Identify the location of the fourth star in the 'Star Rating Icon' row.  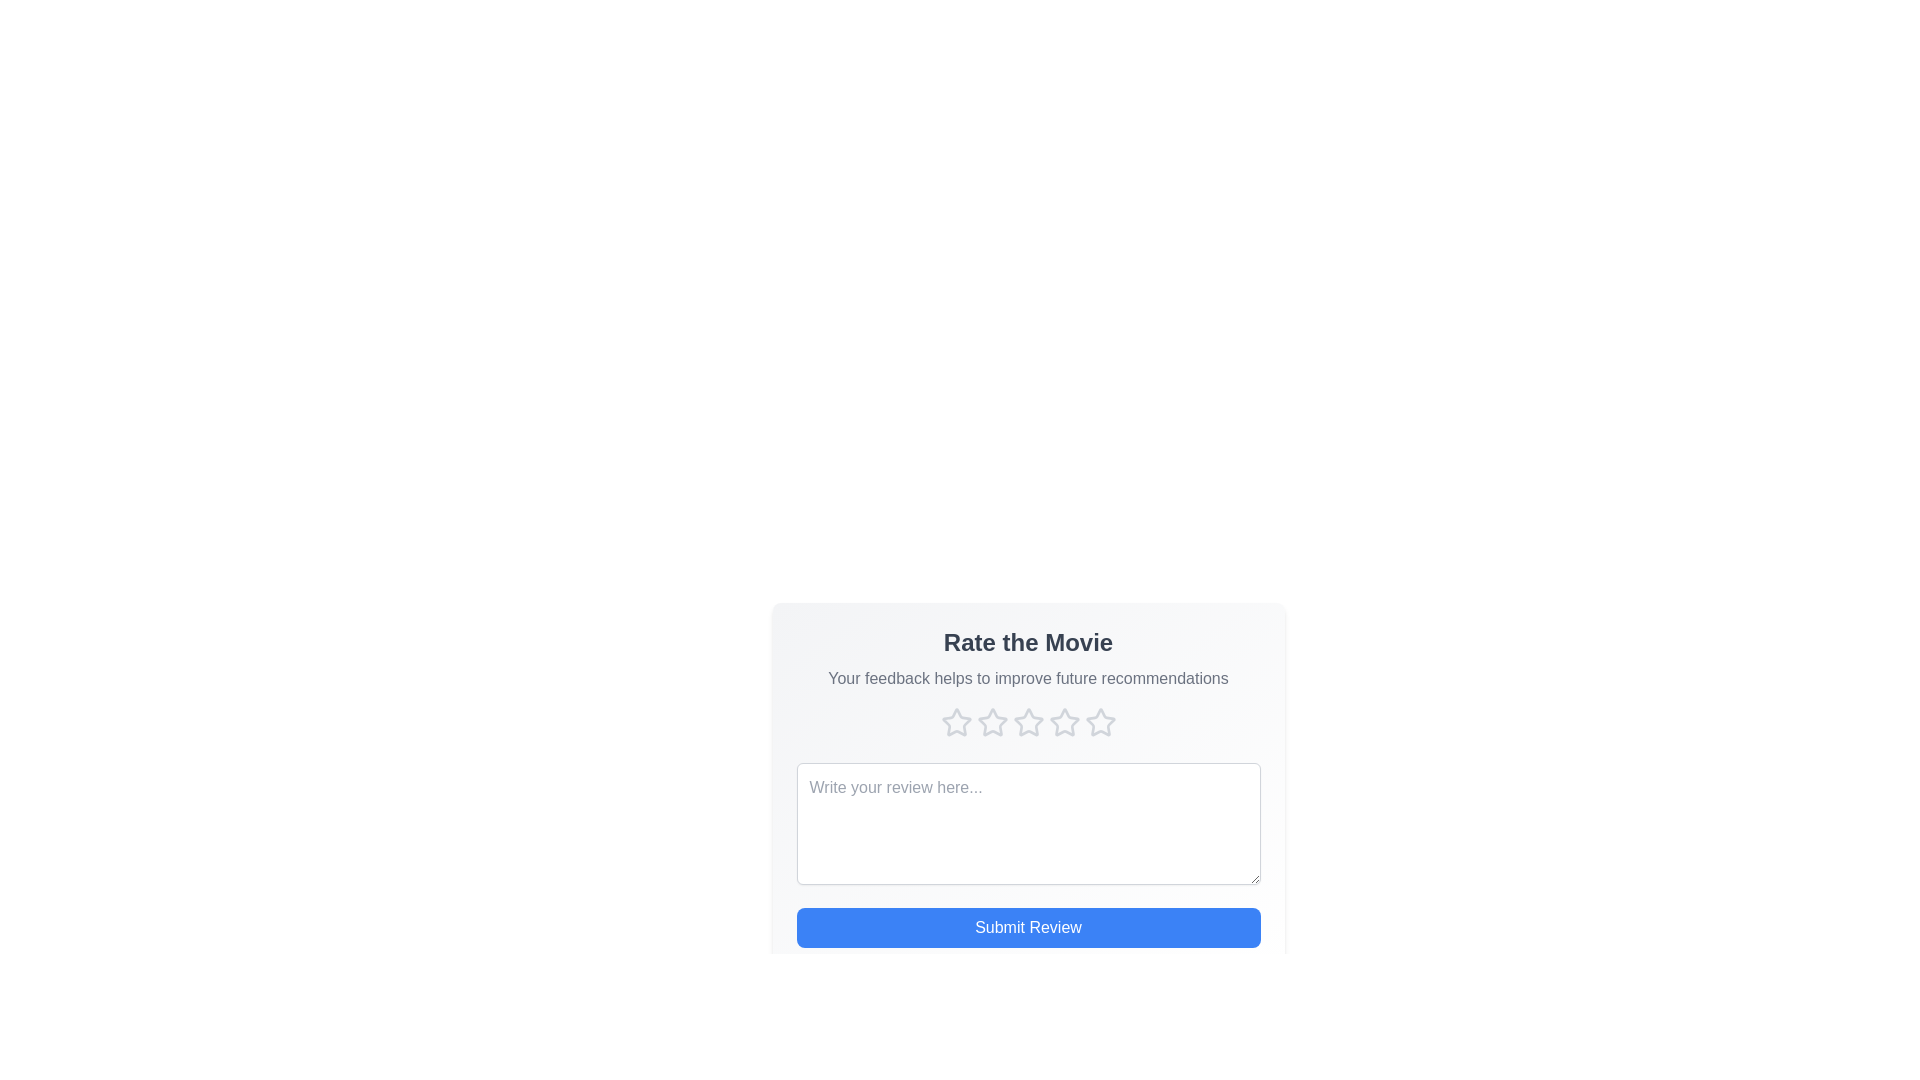
(1063, 722).